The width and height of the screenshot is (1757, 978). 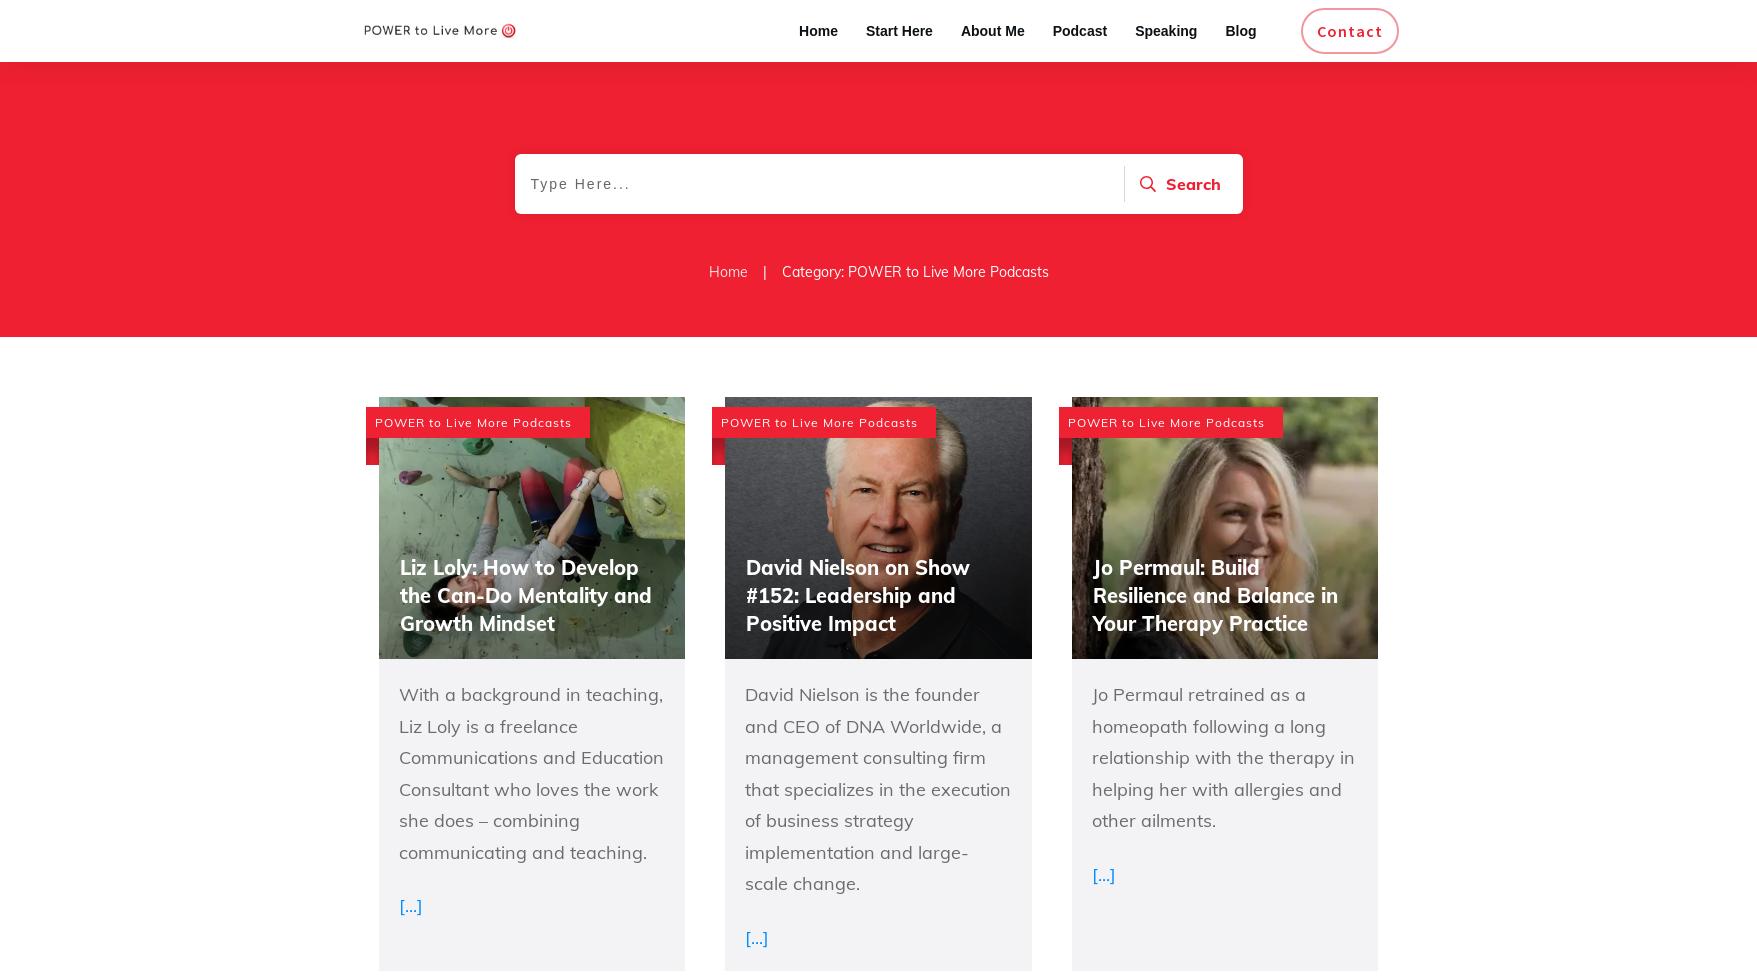 What do you see at coordinates (897, 31) in the screenshot?
I see `'Start Here'` at bounding box center [897, 31].